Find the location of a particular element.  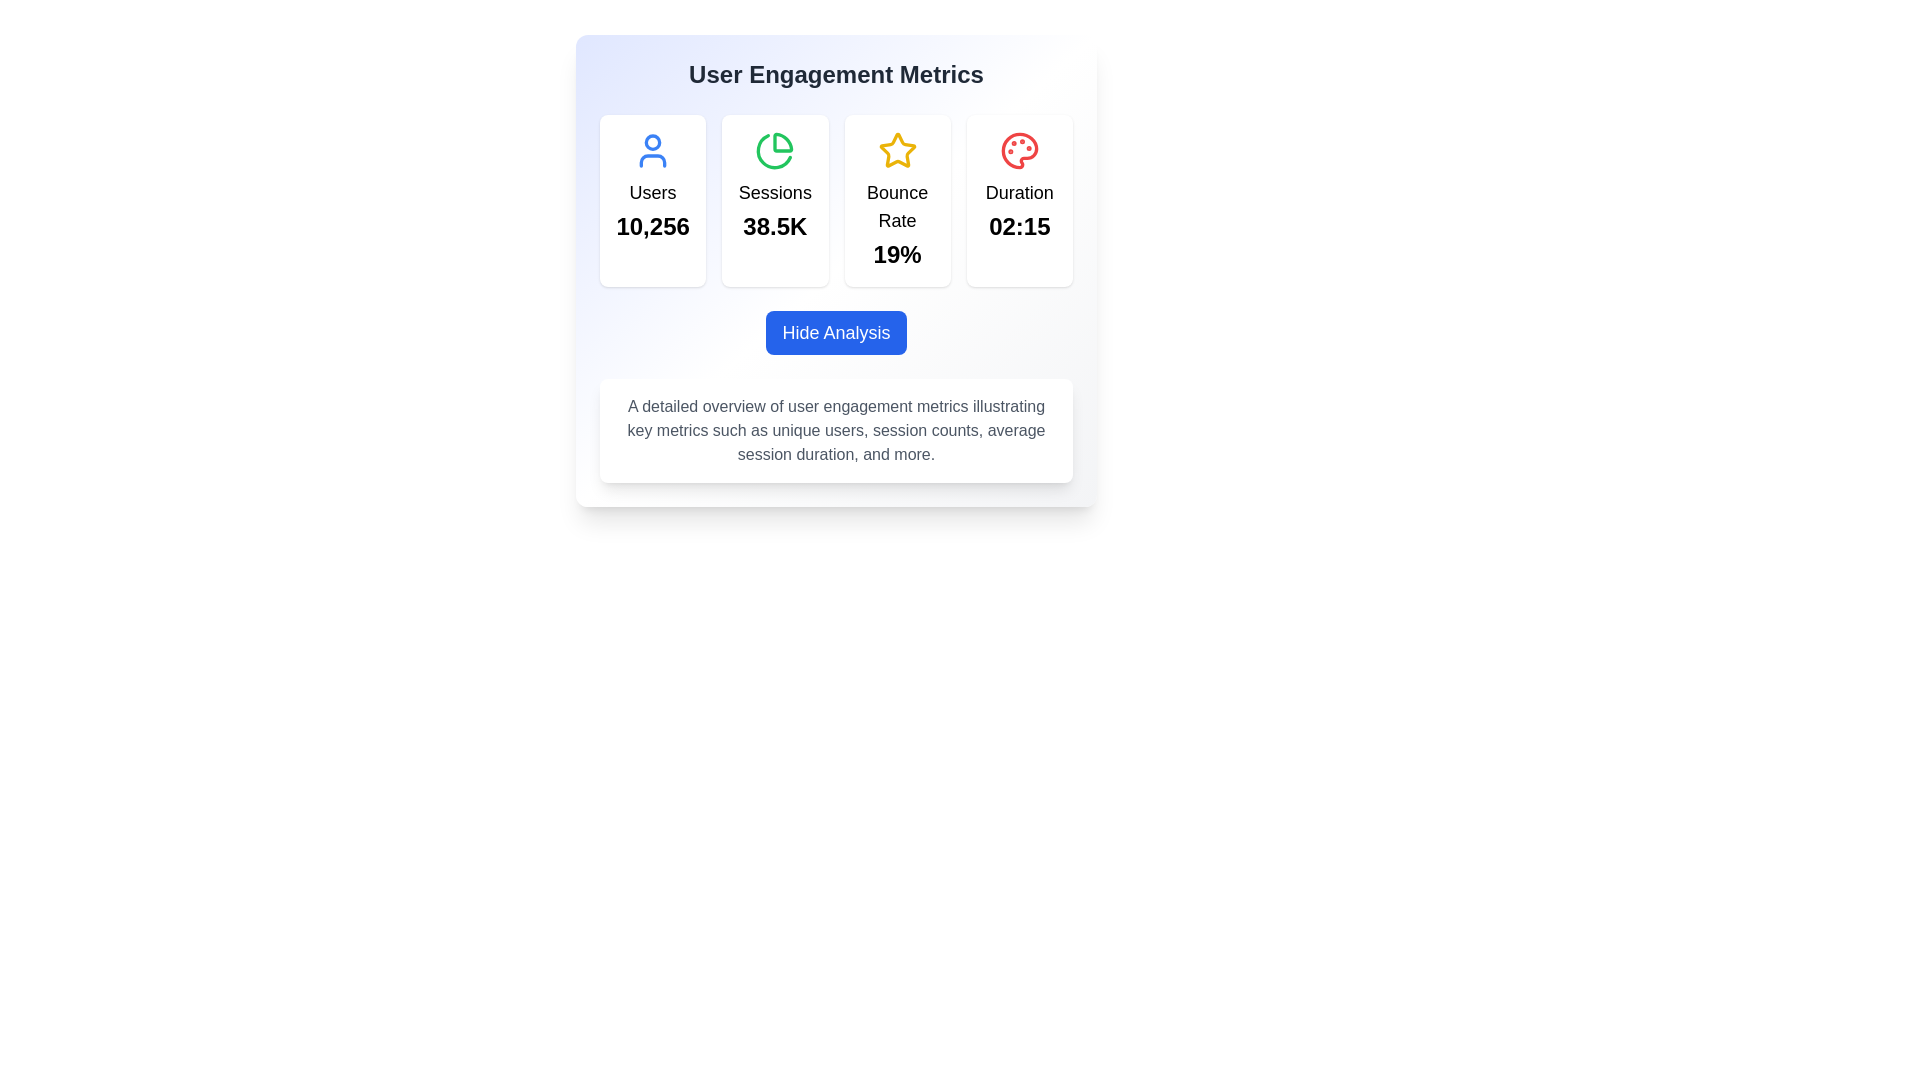

the Text Display showing the number '10,256' in bold and enlarged font, located under the 'Users' label within a white card is located at coordinates (653, 226).